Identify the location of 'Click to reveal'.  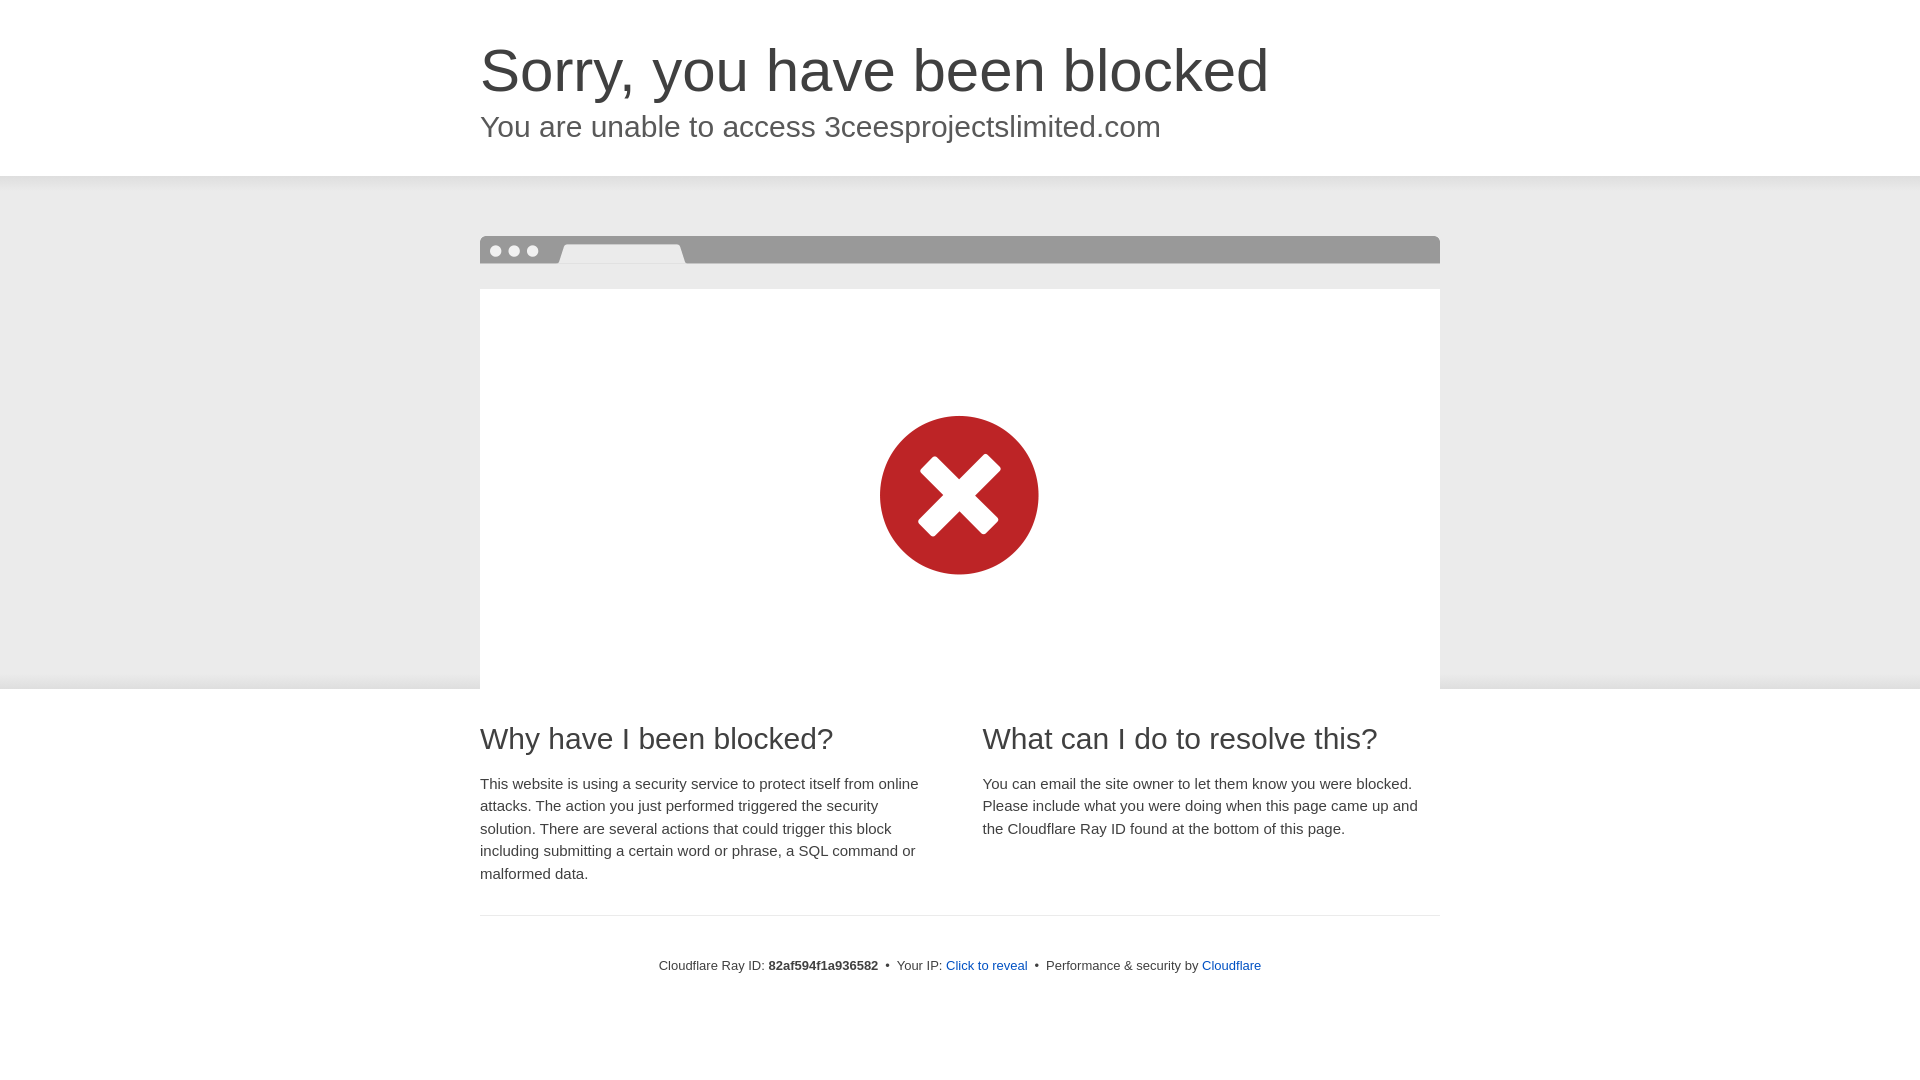
(987, 964).